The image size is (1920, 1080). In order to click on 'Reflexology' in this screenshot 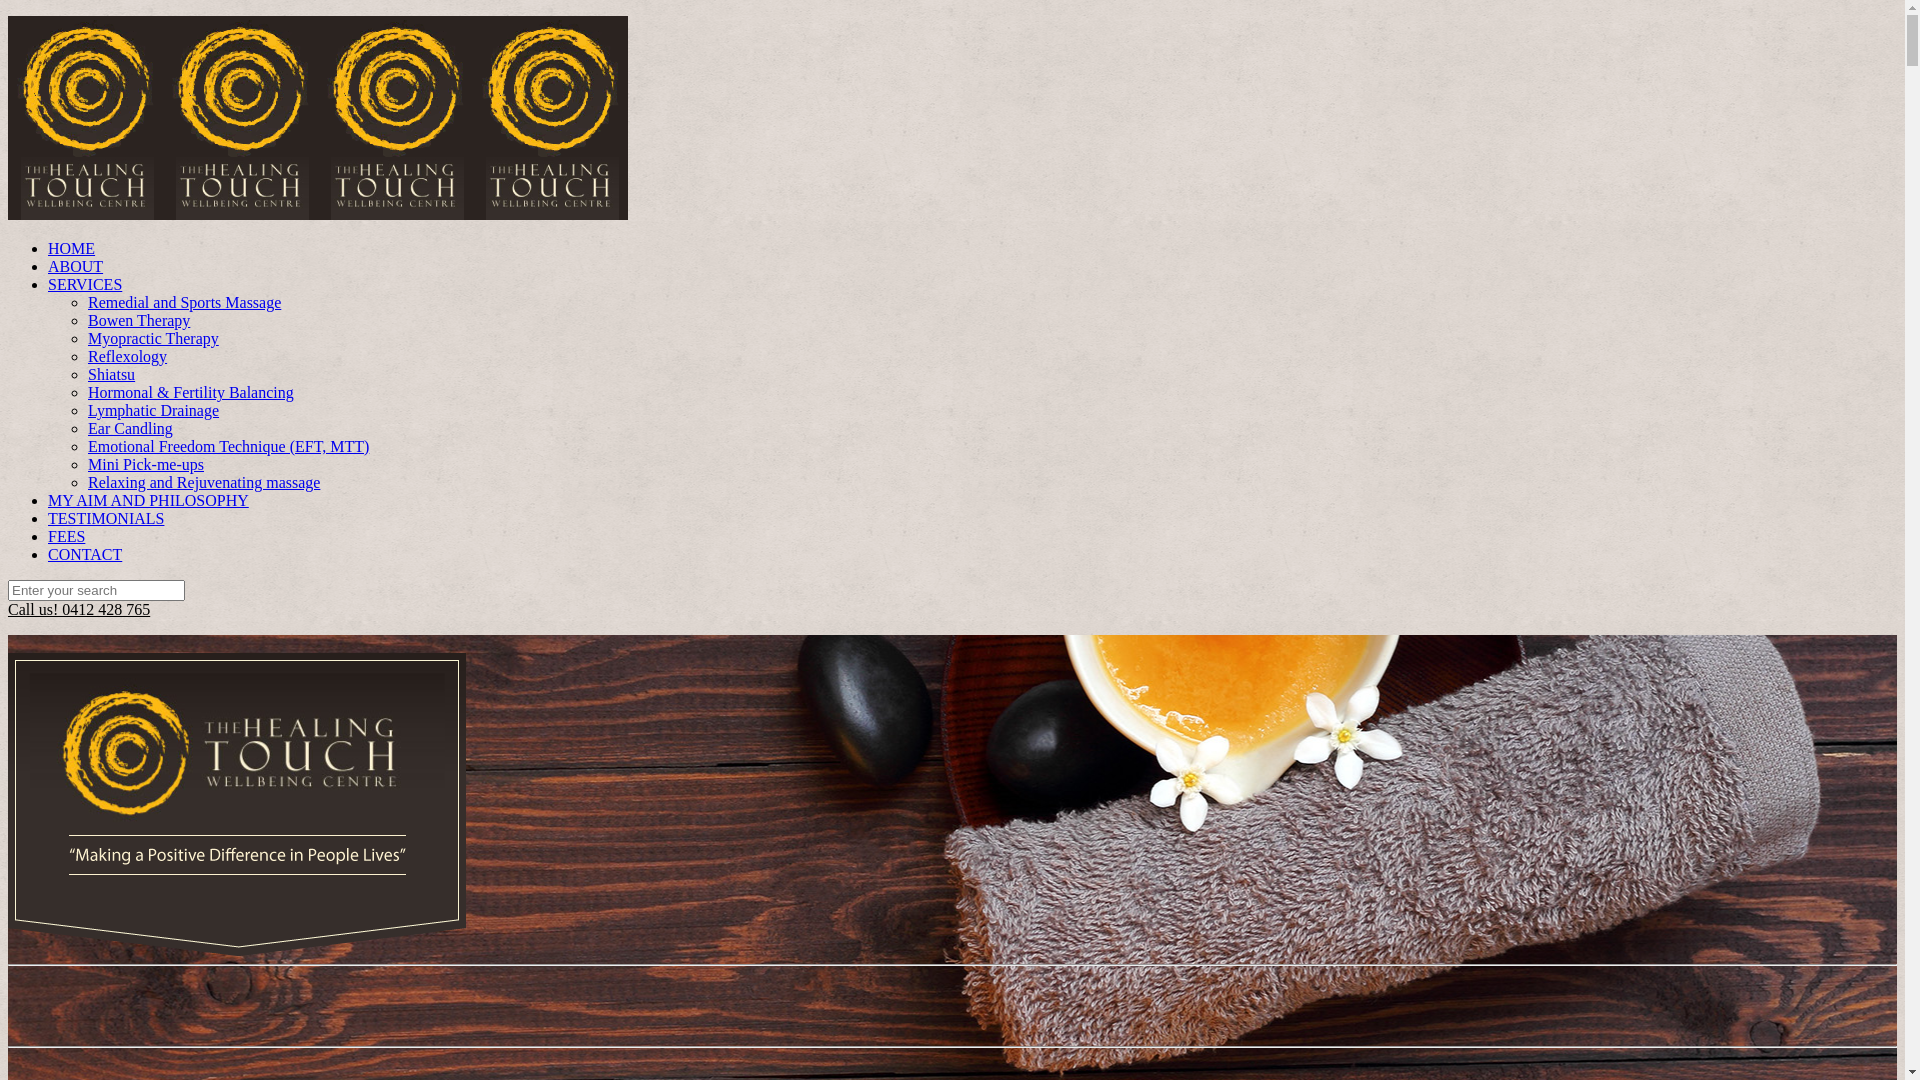, I will do `click(86, 355)`.